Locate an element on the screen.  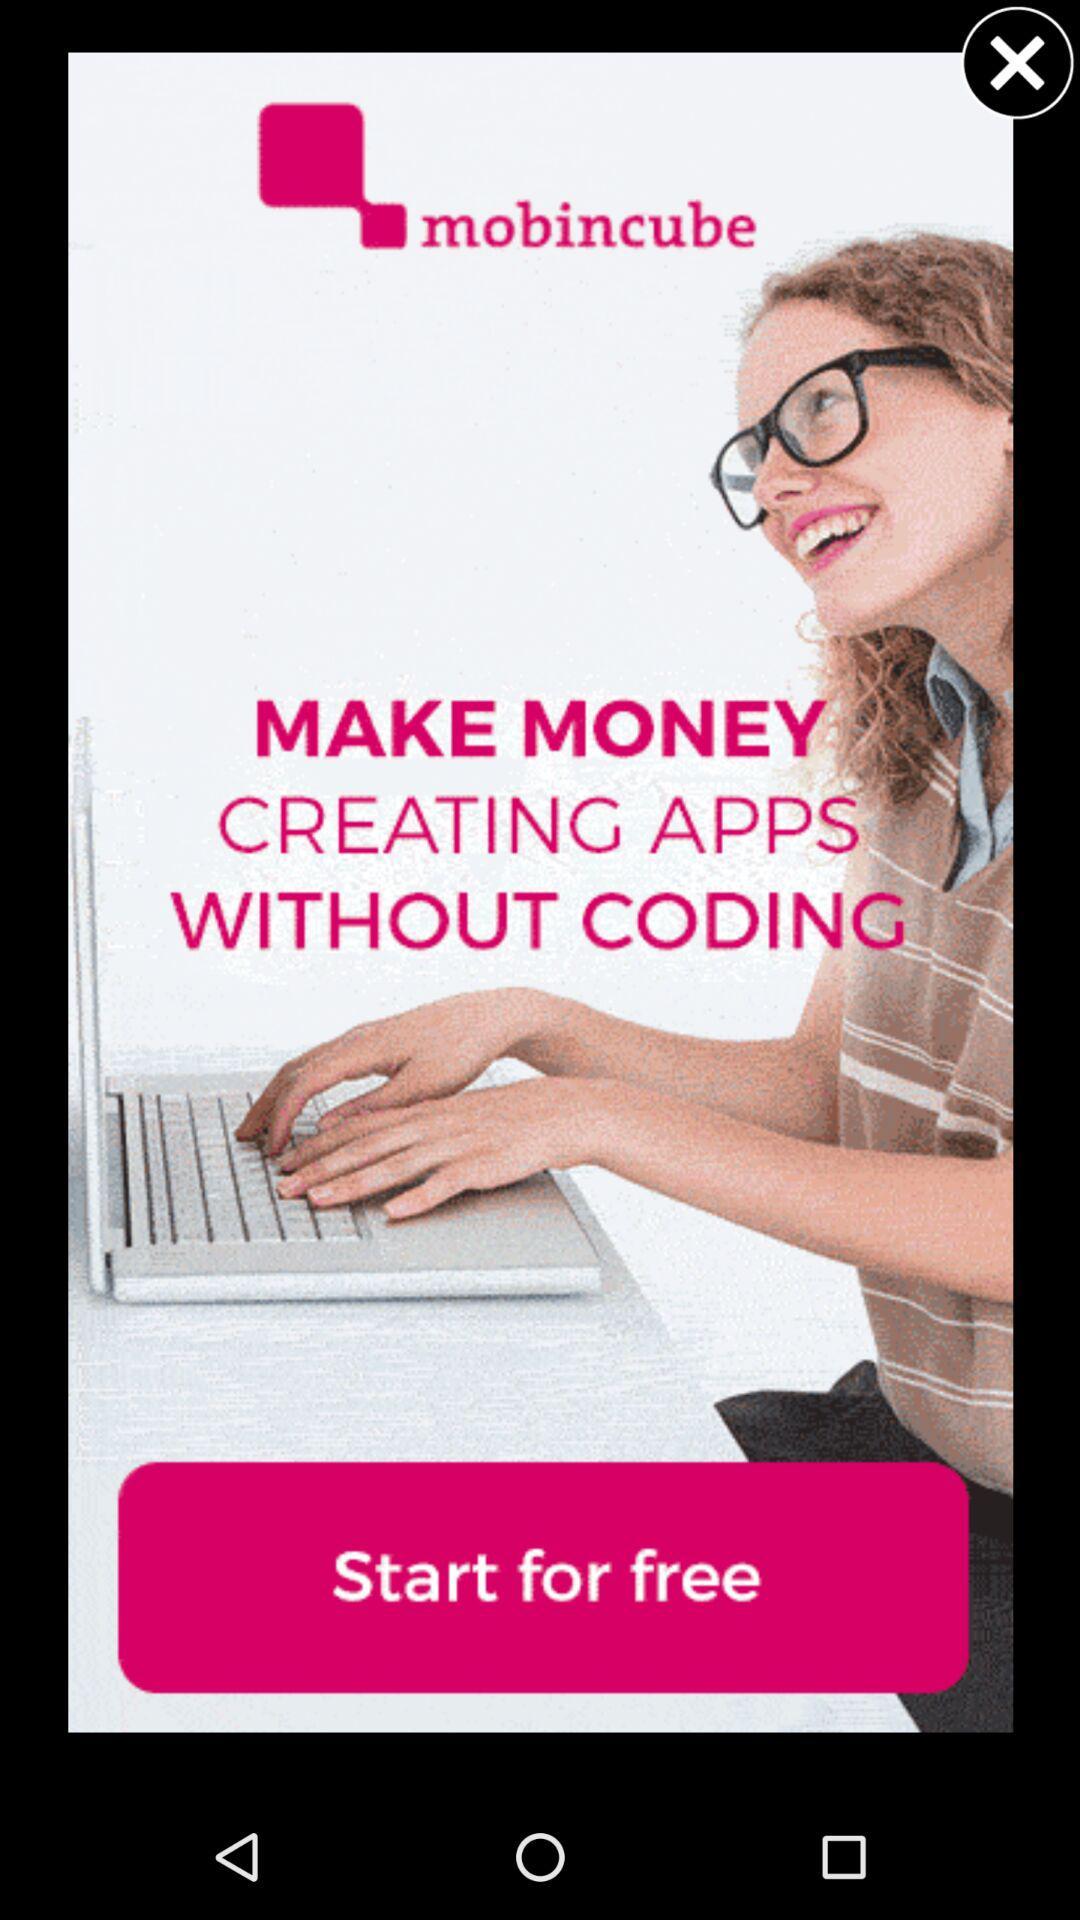
cancel option is located at coordinates (1017, 62).